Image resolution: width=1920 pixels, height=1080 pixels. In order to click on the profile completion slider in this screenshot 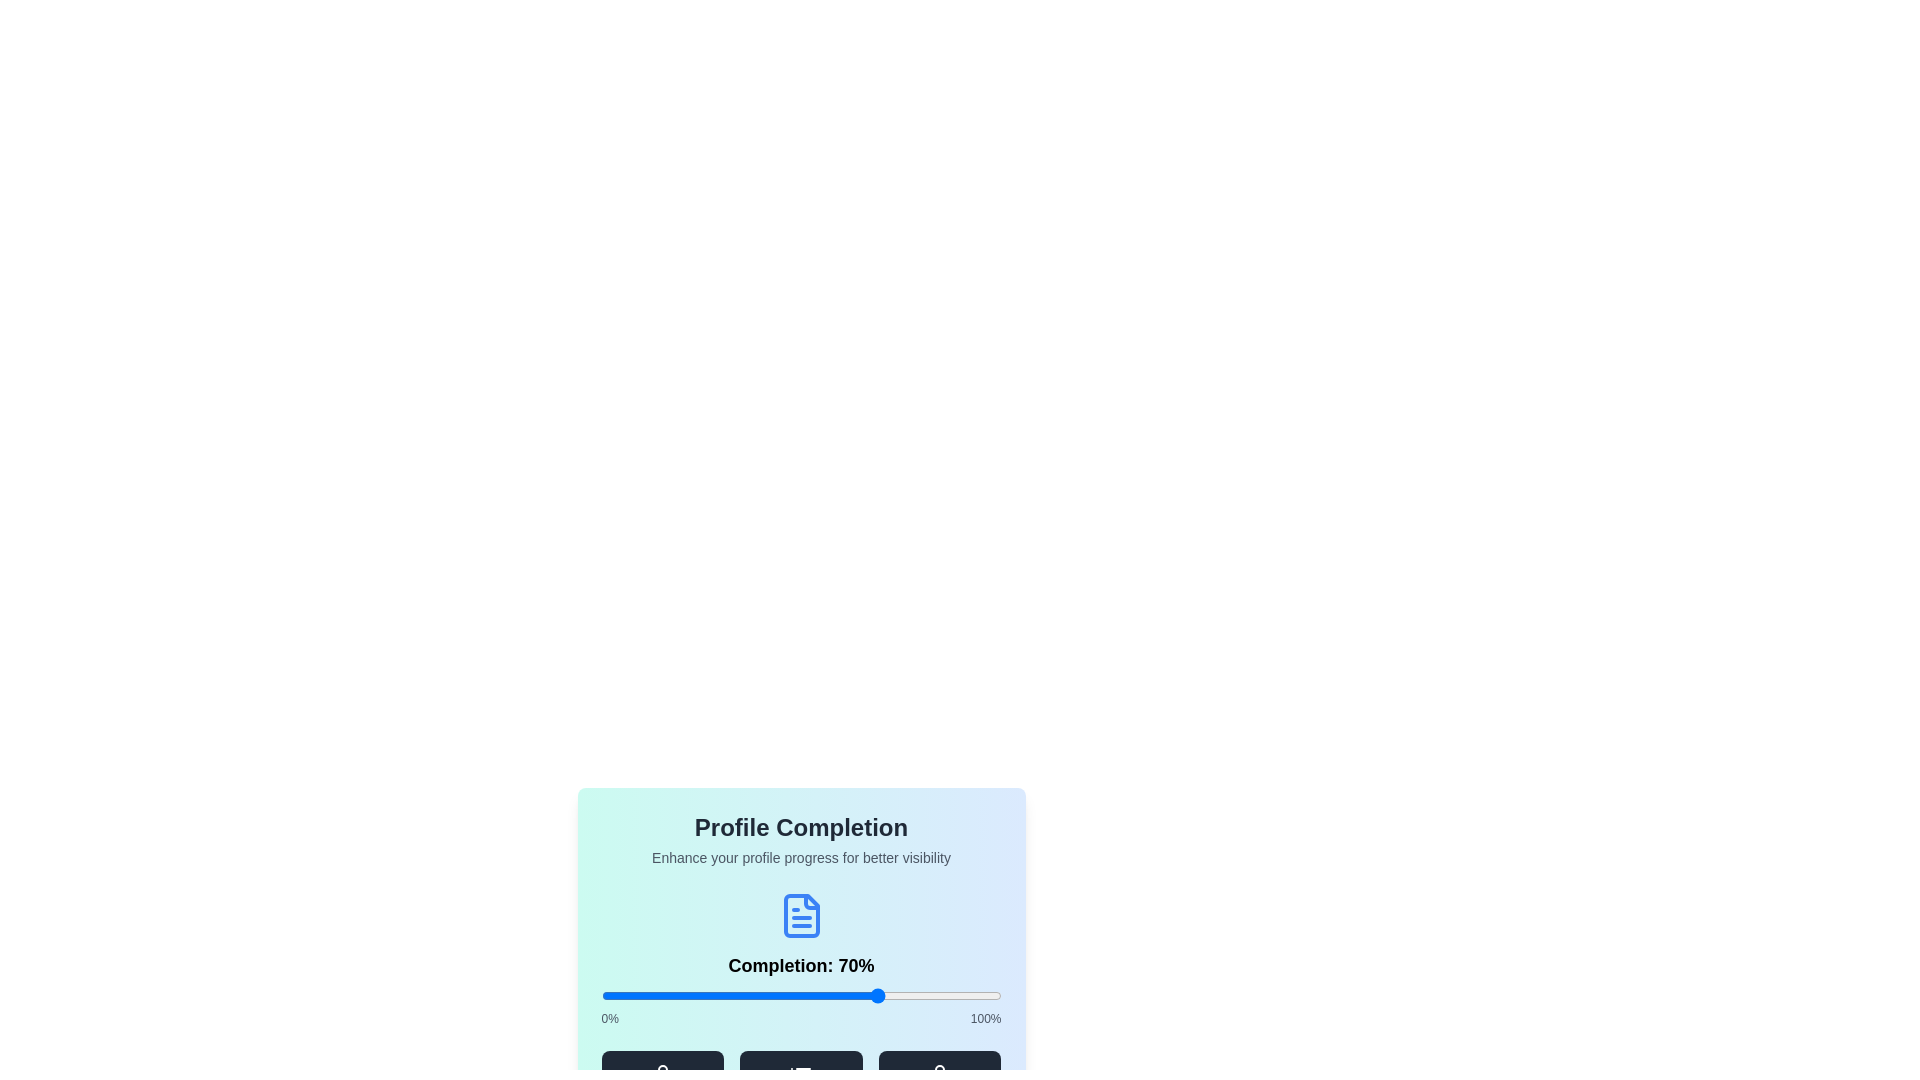, I will do `click(649, 995)`.